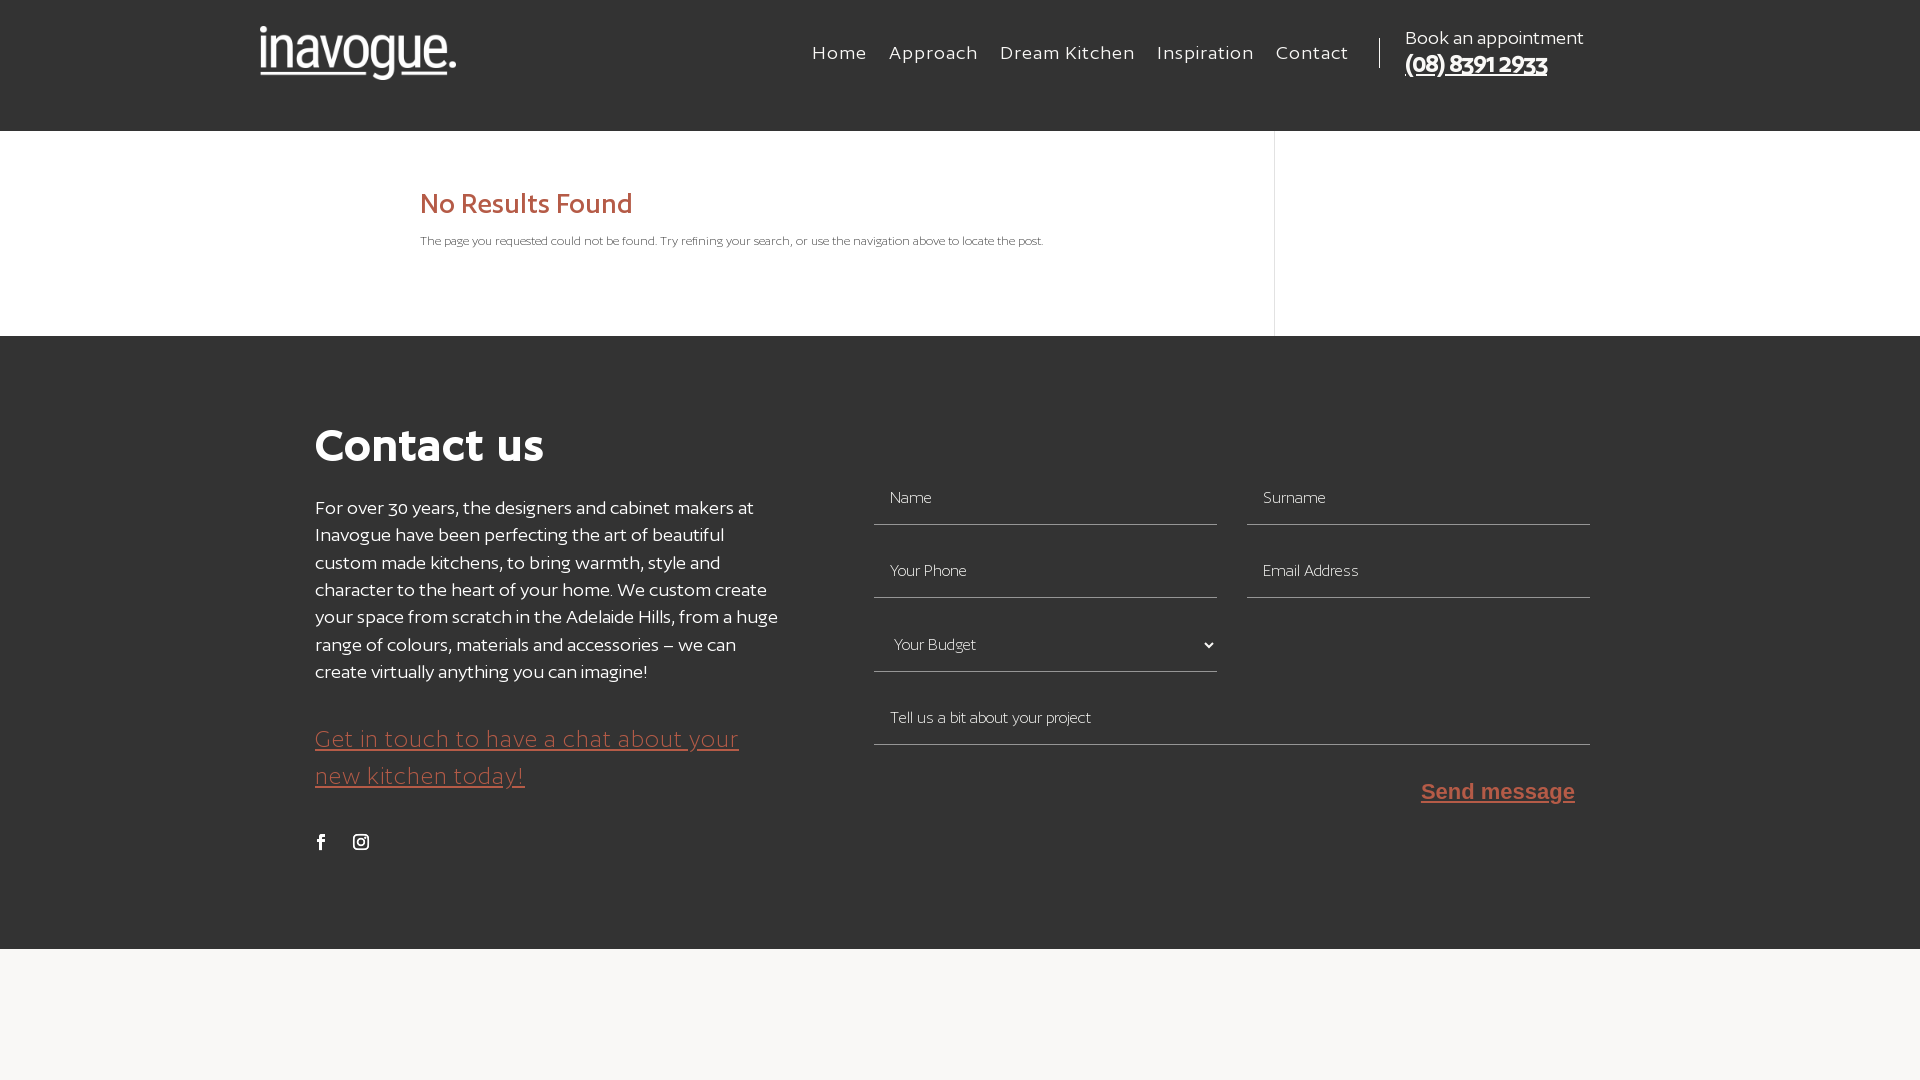 The height and width of the screenshot is (1080, 1920). I want to click on 'Dream Kitchen', so click(1066, 56).